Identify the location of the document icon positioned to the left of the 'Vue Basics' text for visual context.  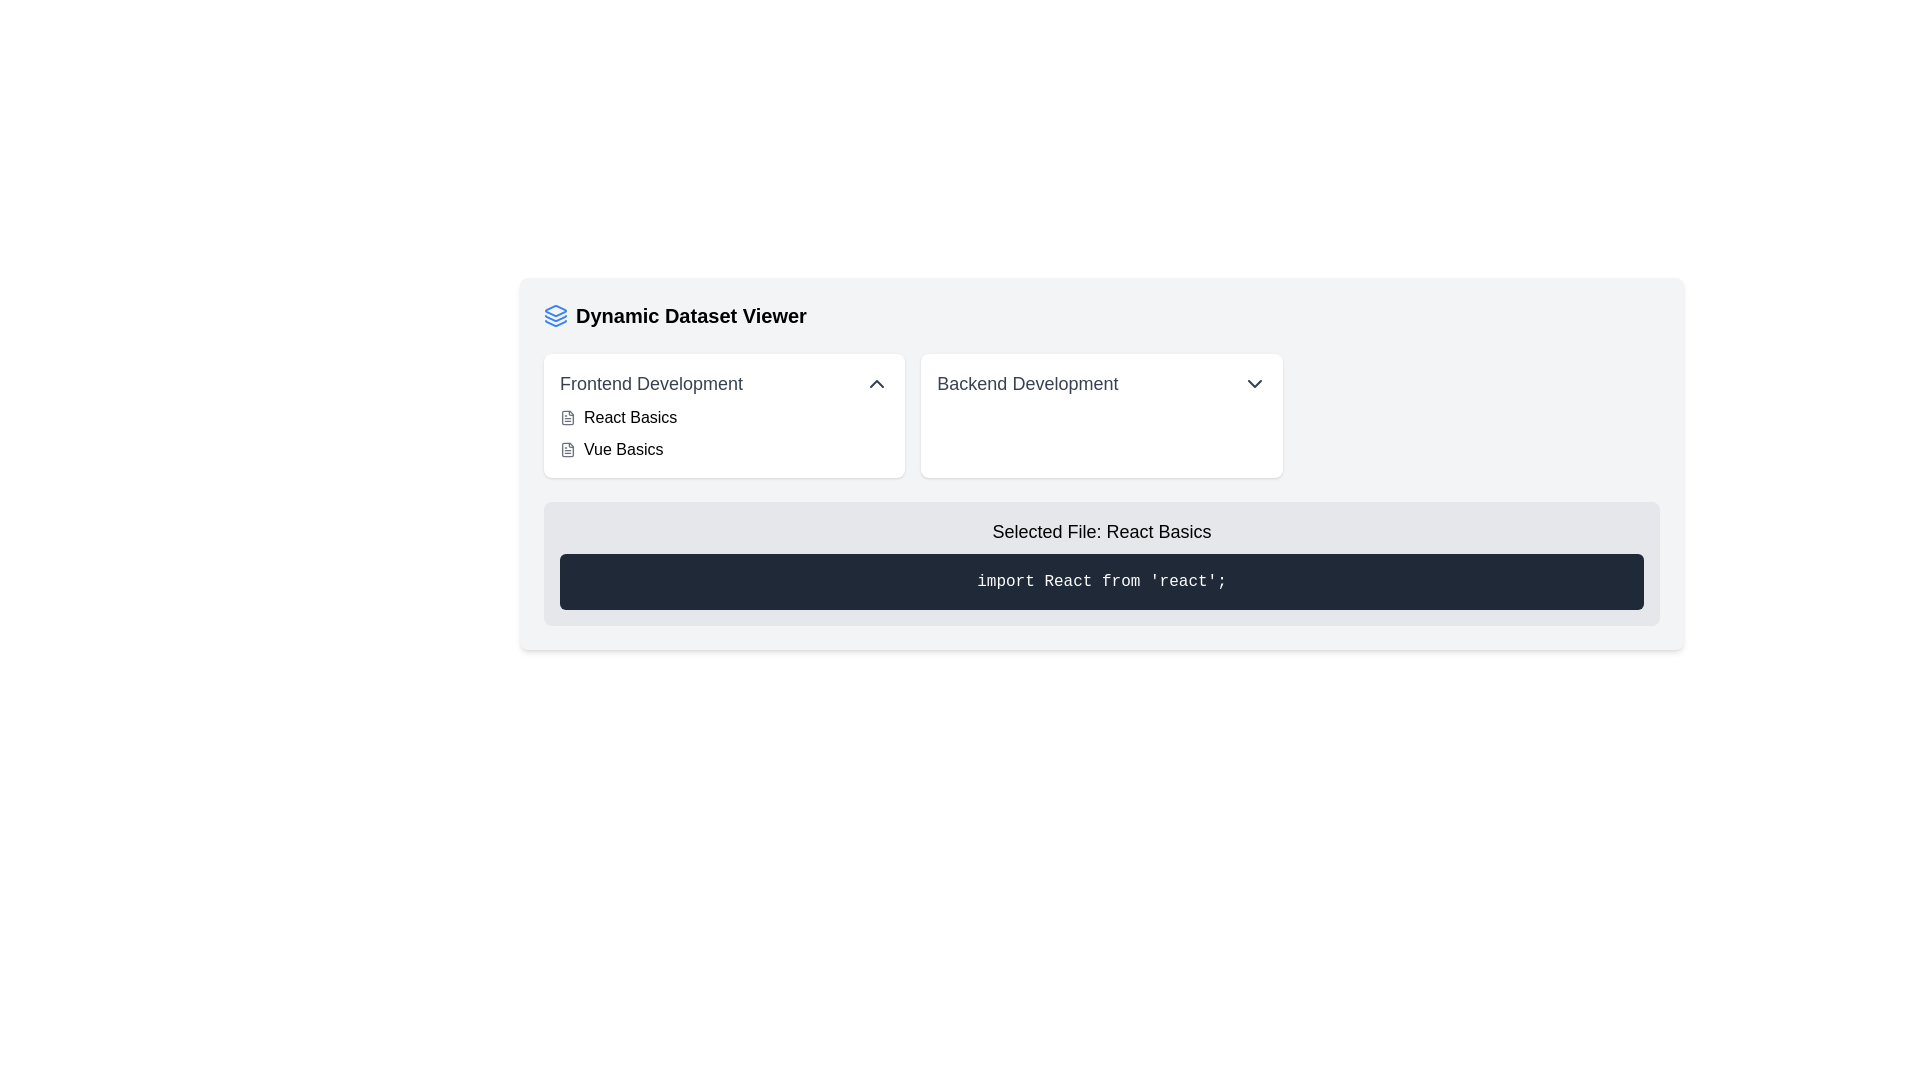
(566, 450).